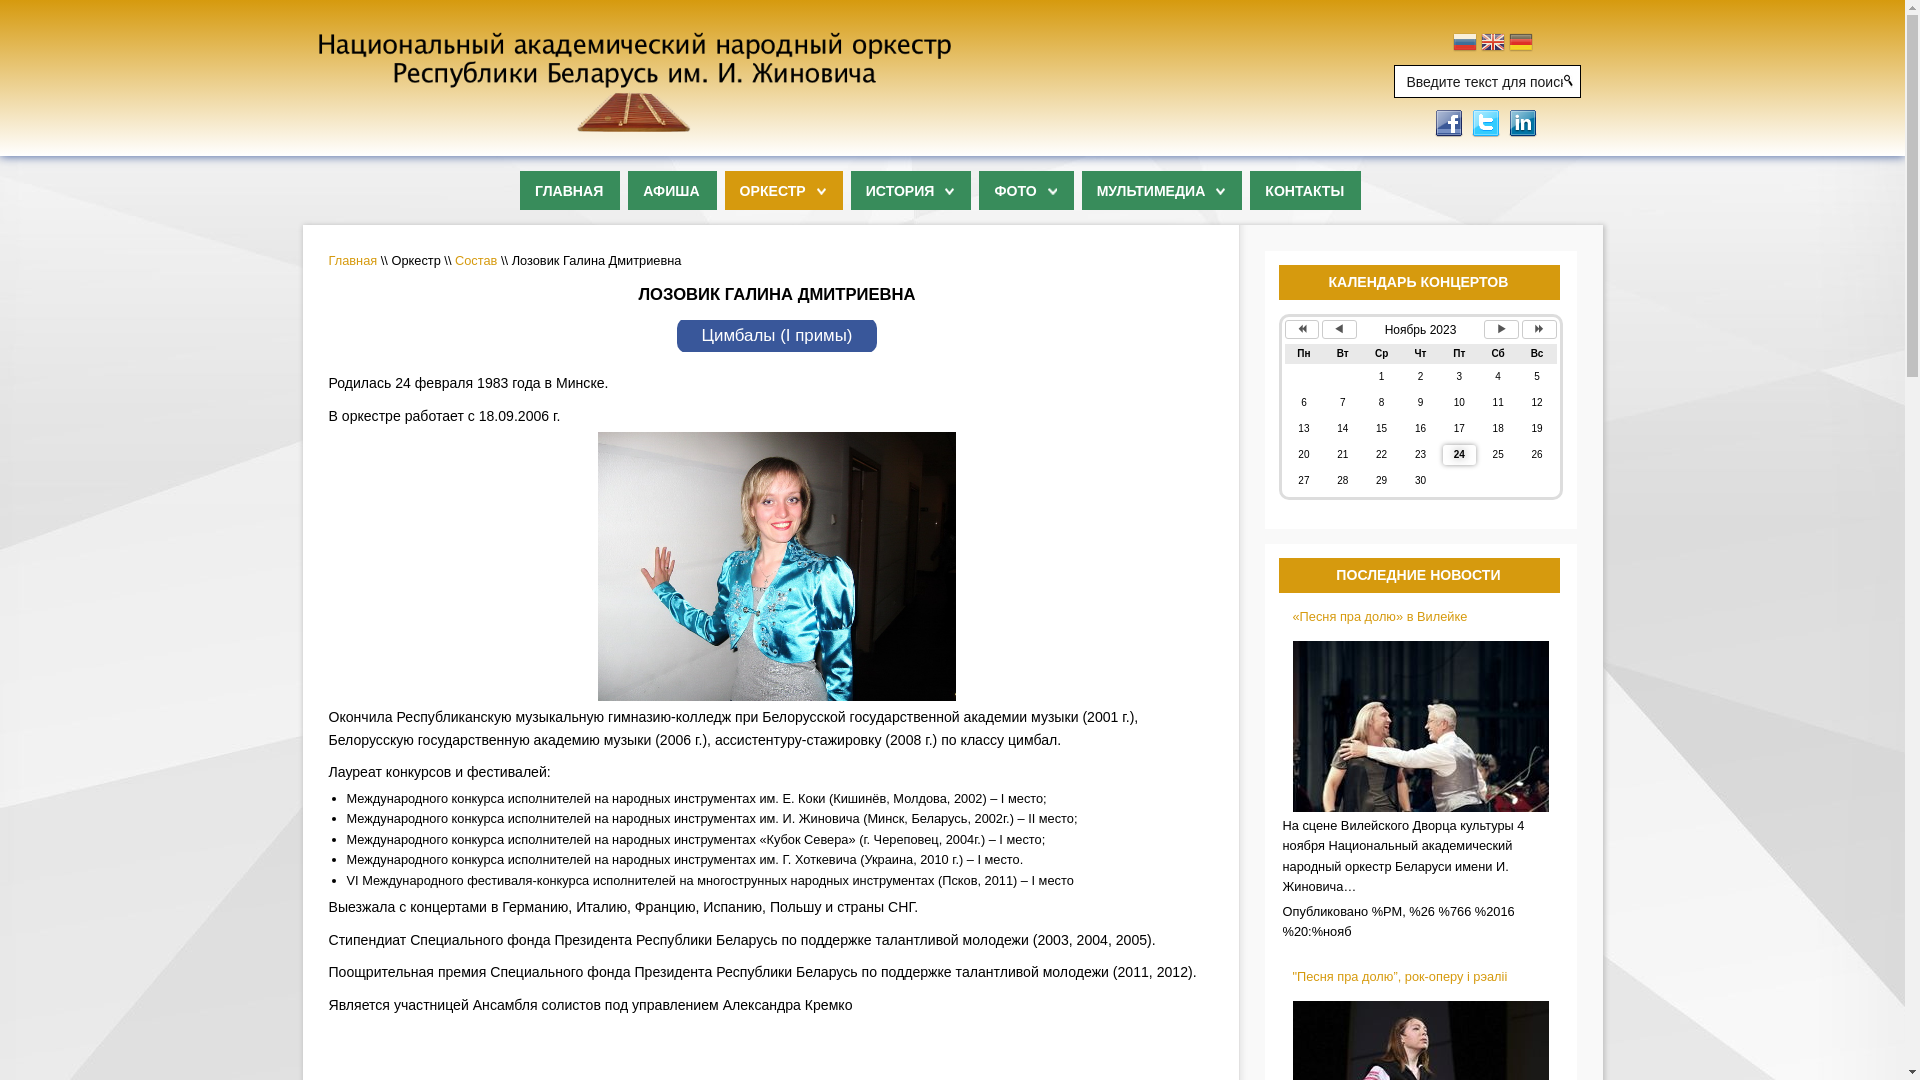 The width and height of the screenshot is (1920, 1080). What do you see at coordinates (1508, 44) in the screenshot?
I see `'German'` at bounding box center [1508, 44].